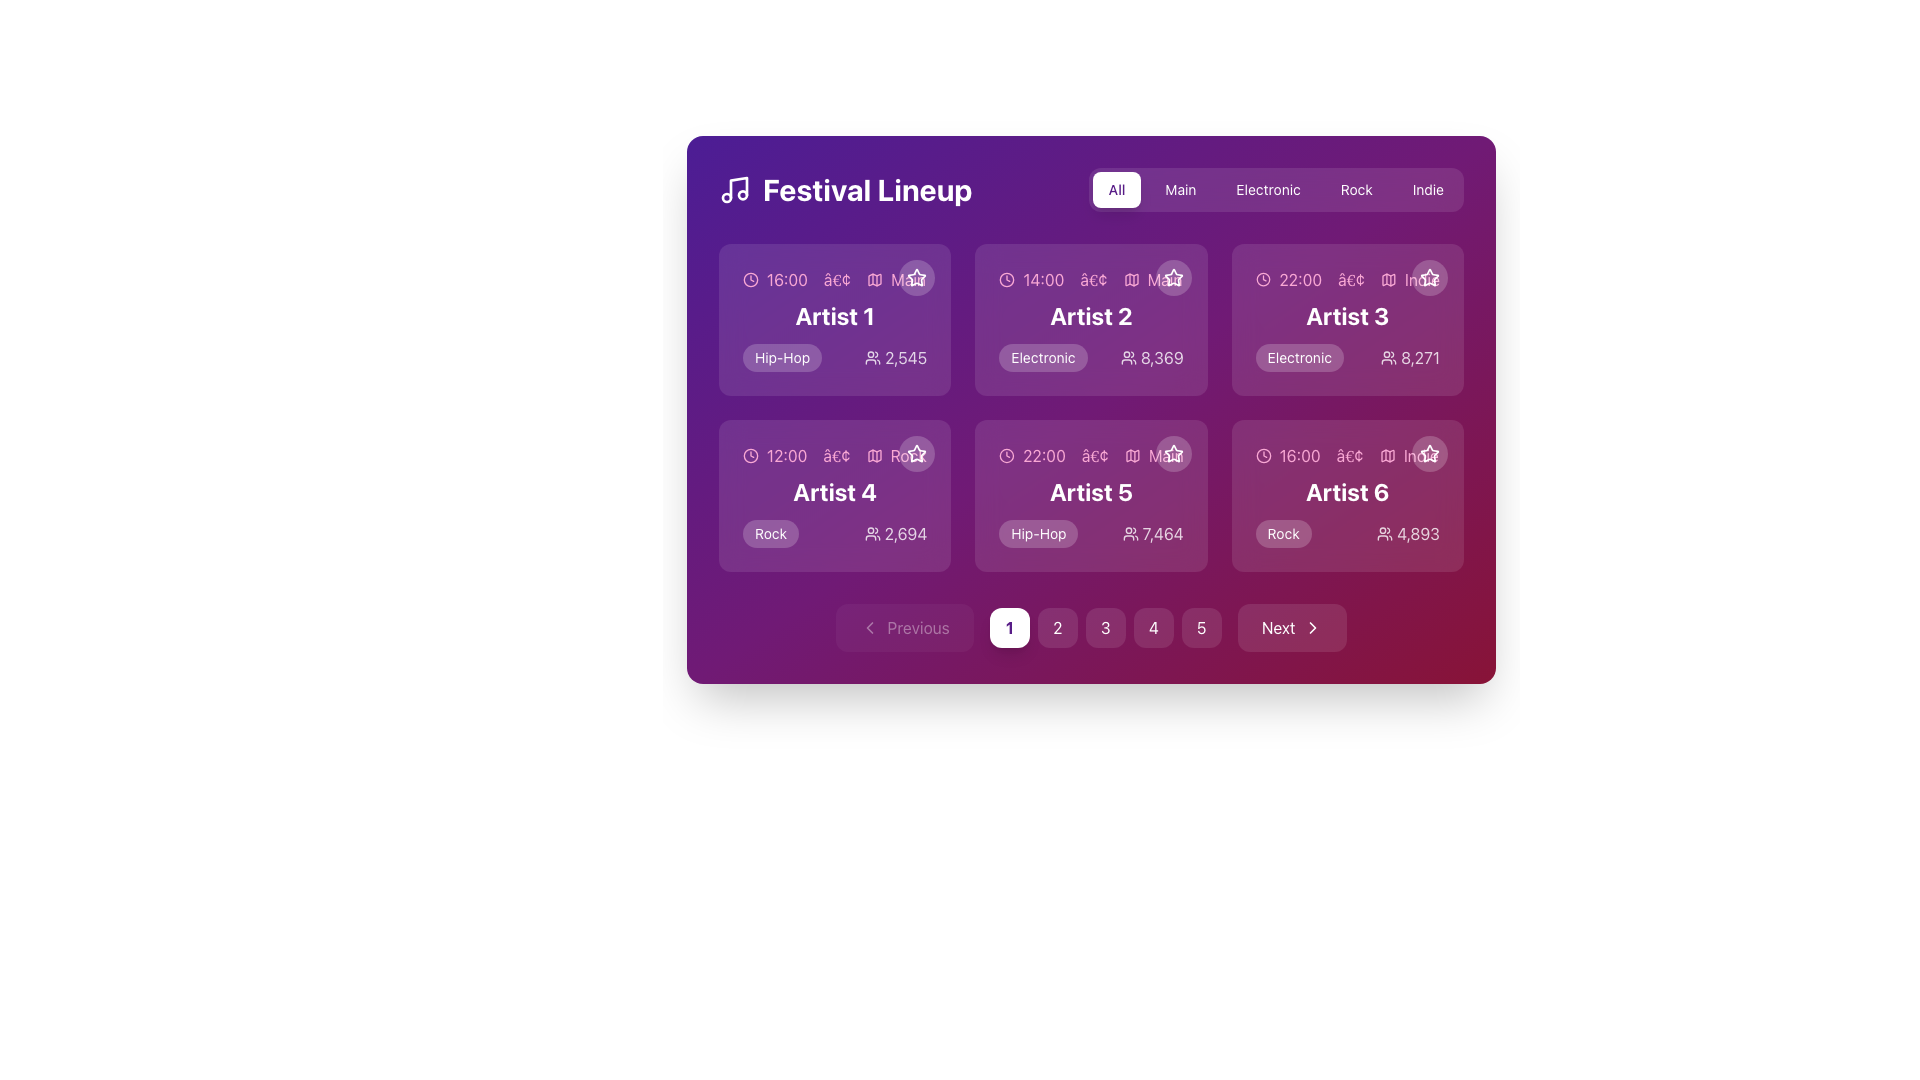 The height and width of the screenshot is (1080, 1920). Describe the element at coordinates (1262, 280) in the screenshot. I see `the Graphical Circle element located in the 'Artist 3' section, which serves as a decorative or functional component conveying specific status or action` at that location.